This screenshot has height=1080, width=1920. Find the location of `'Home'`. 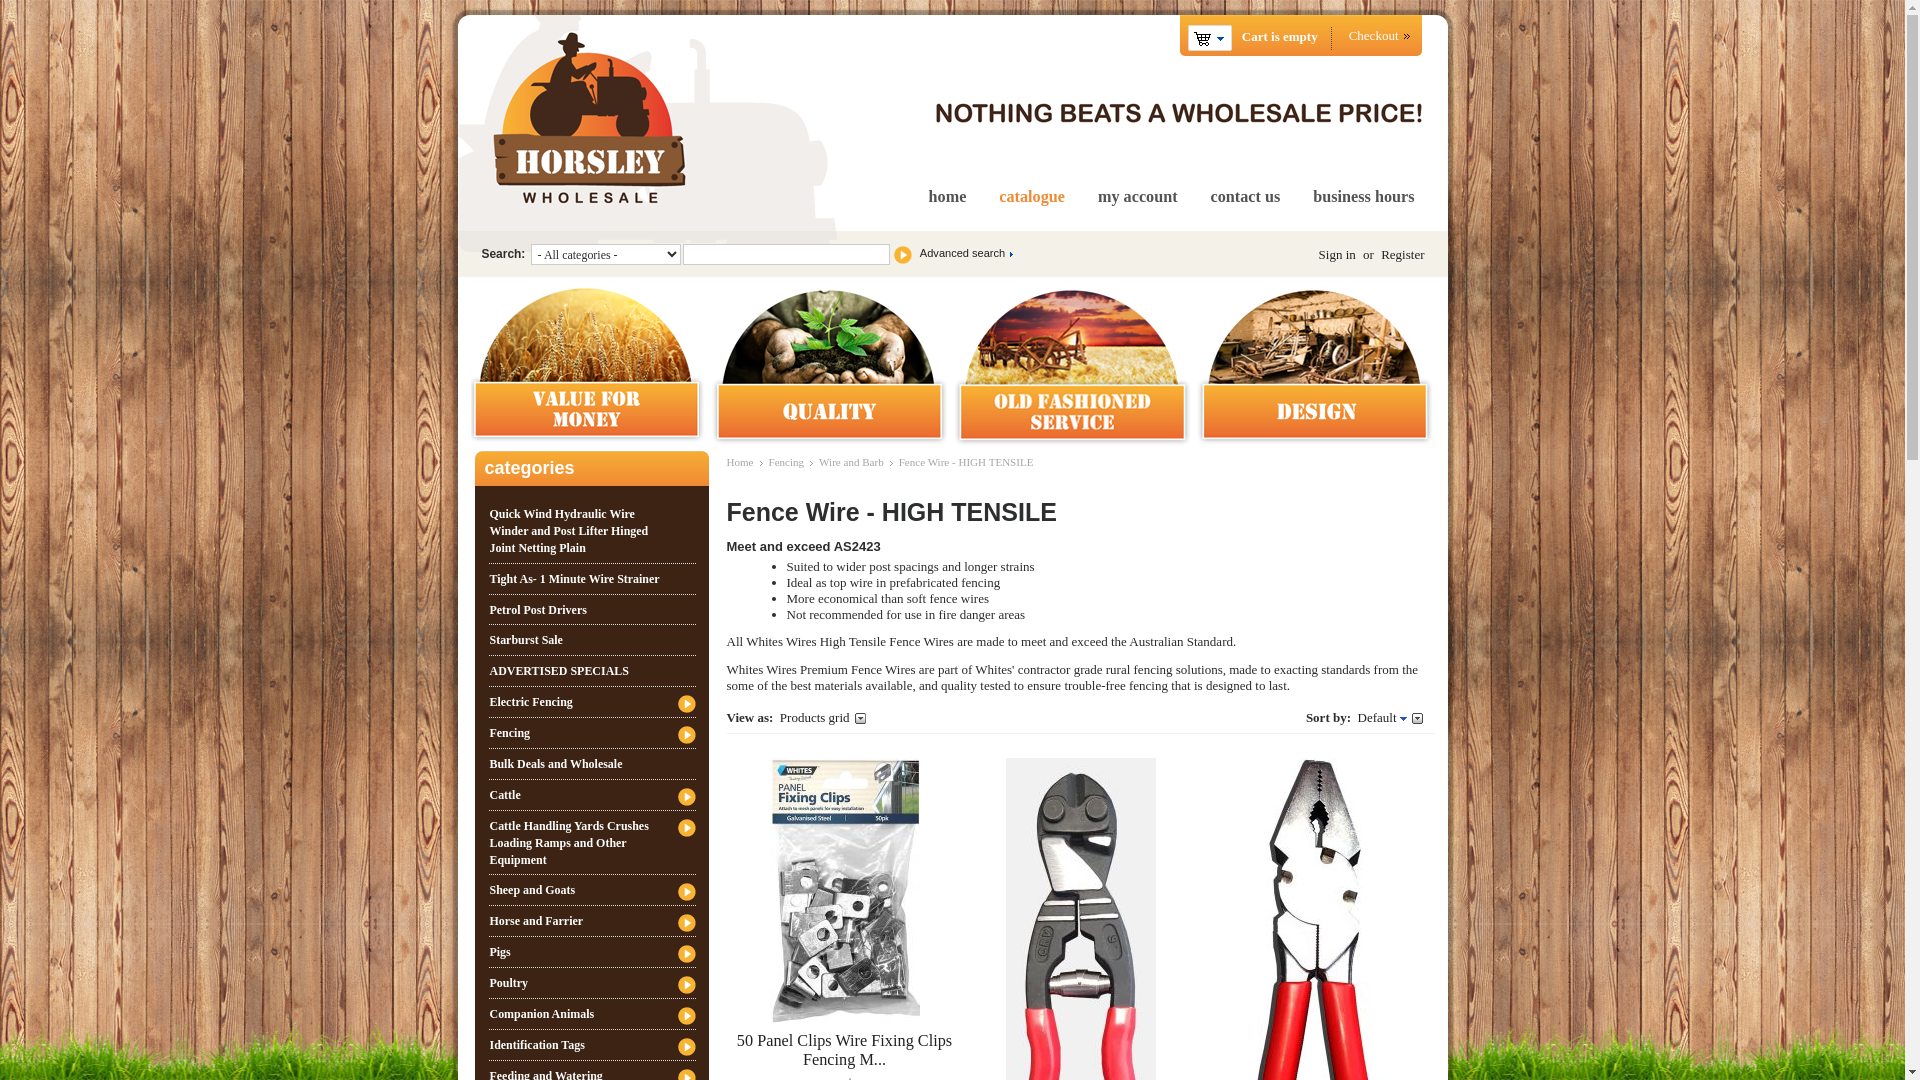

'Home' is located at coordinates (738, 462).